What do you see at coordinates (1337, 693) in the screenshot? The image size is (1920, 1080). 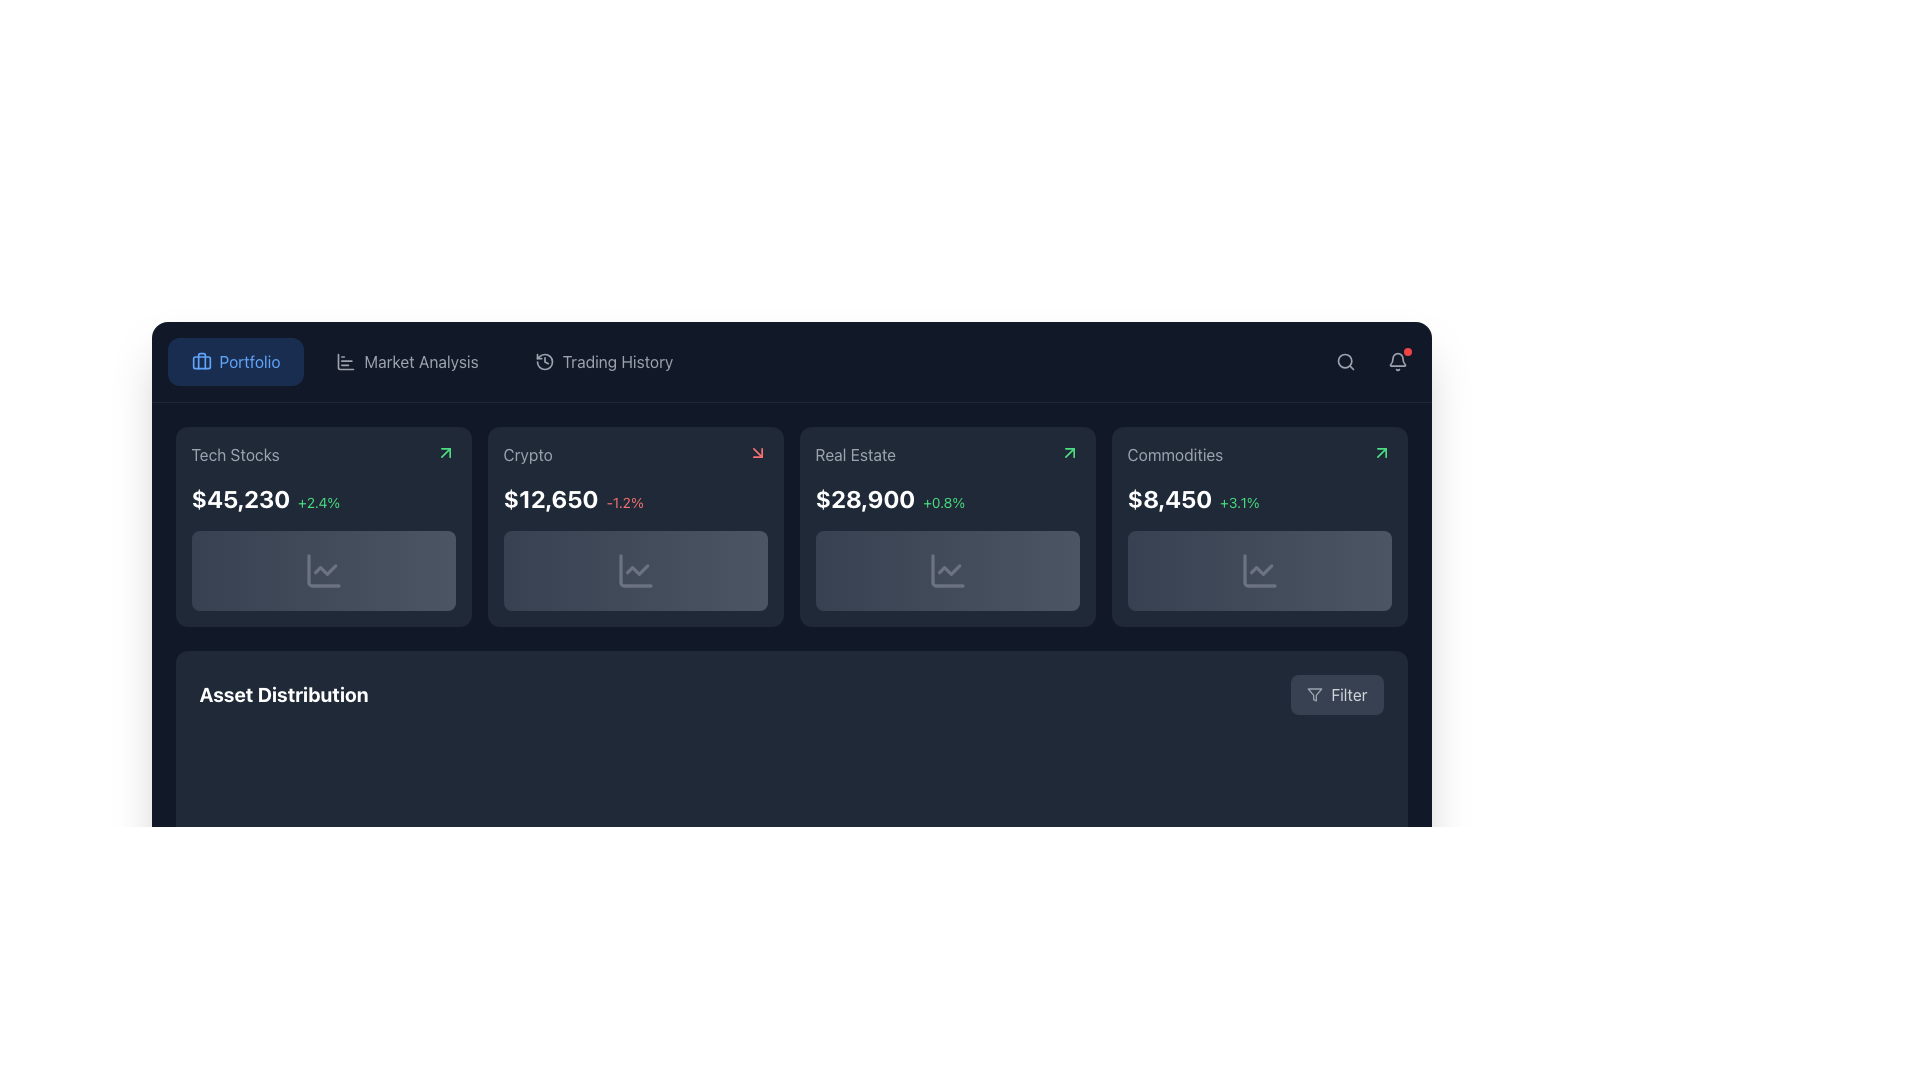 I see `the button located` at bounding box center [1337, 693].